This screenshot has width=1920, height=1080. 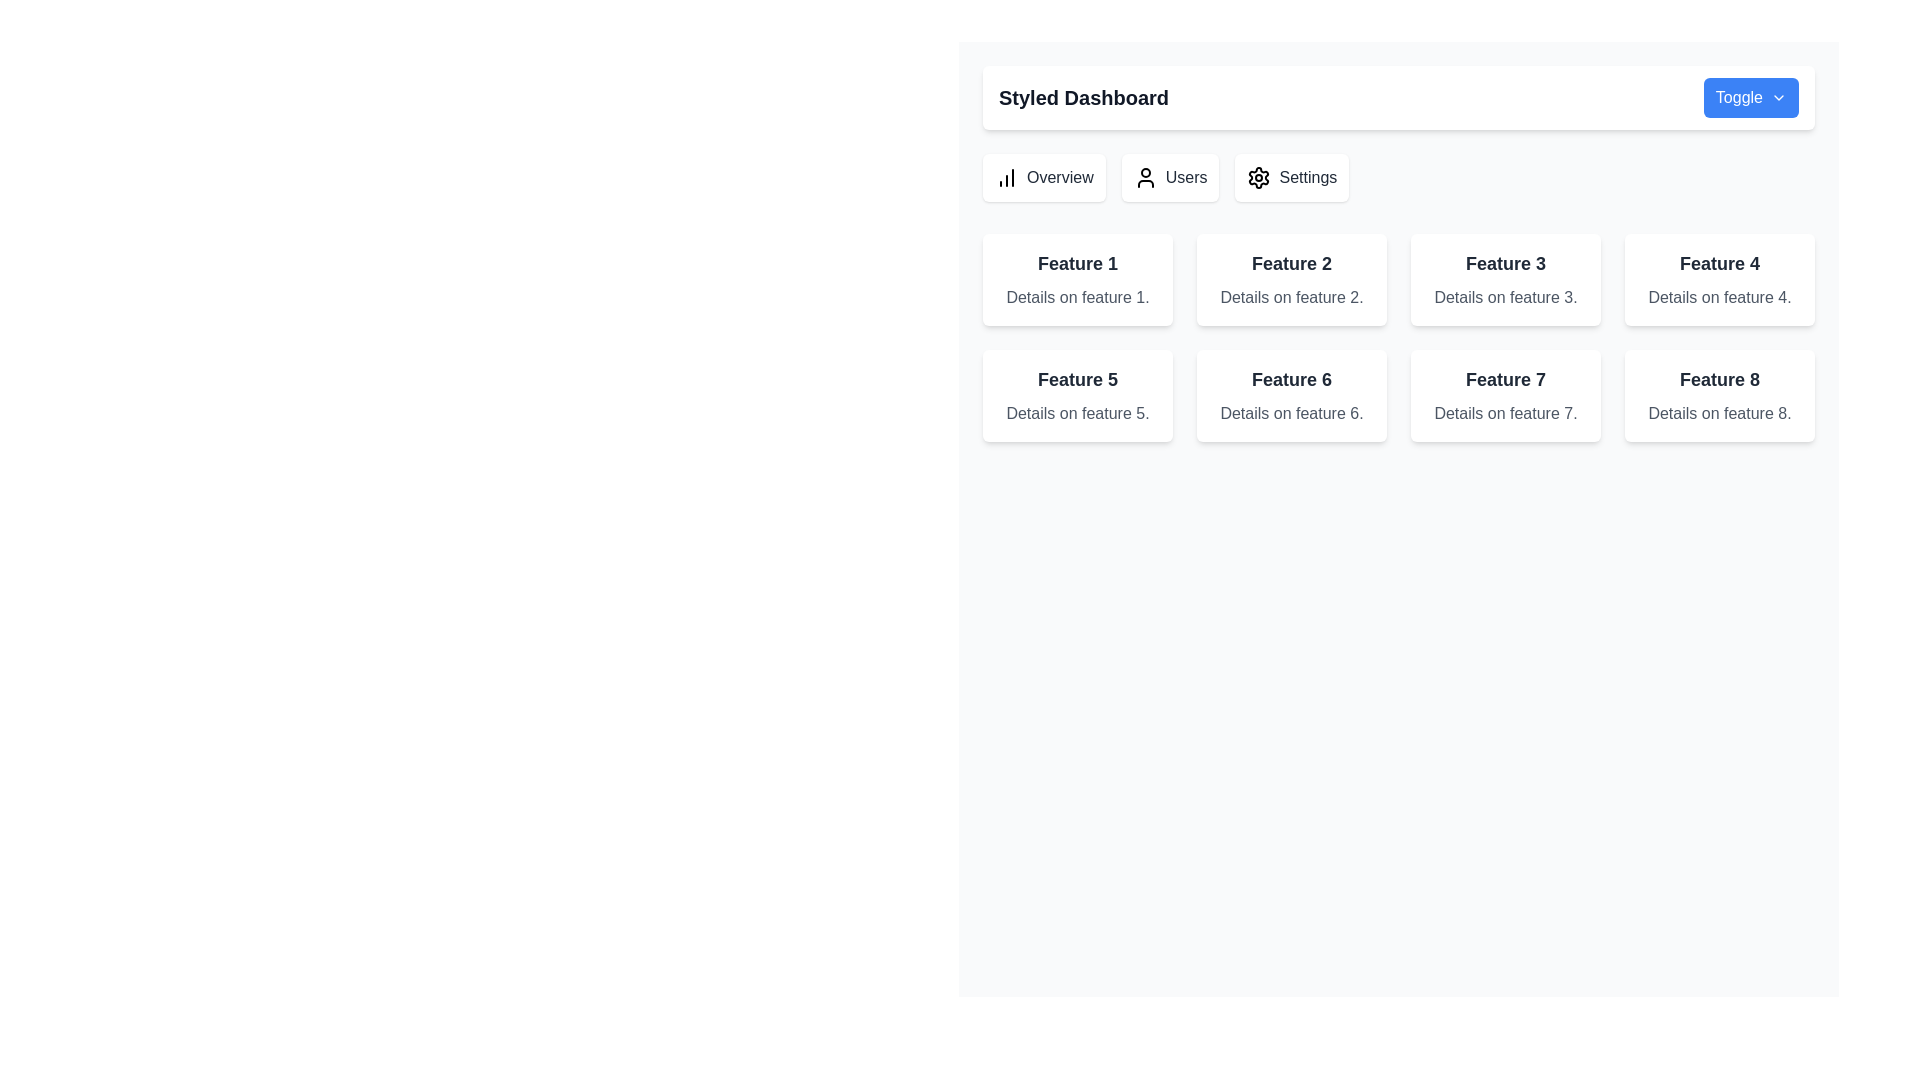 What do you see at coordinates (1291, 396) in the screenshot?
I see `the Card component summarizing 'Feature 6' located in the second row and second column of the grid layout` at bounding box center [1291, 396].